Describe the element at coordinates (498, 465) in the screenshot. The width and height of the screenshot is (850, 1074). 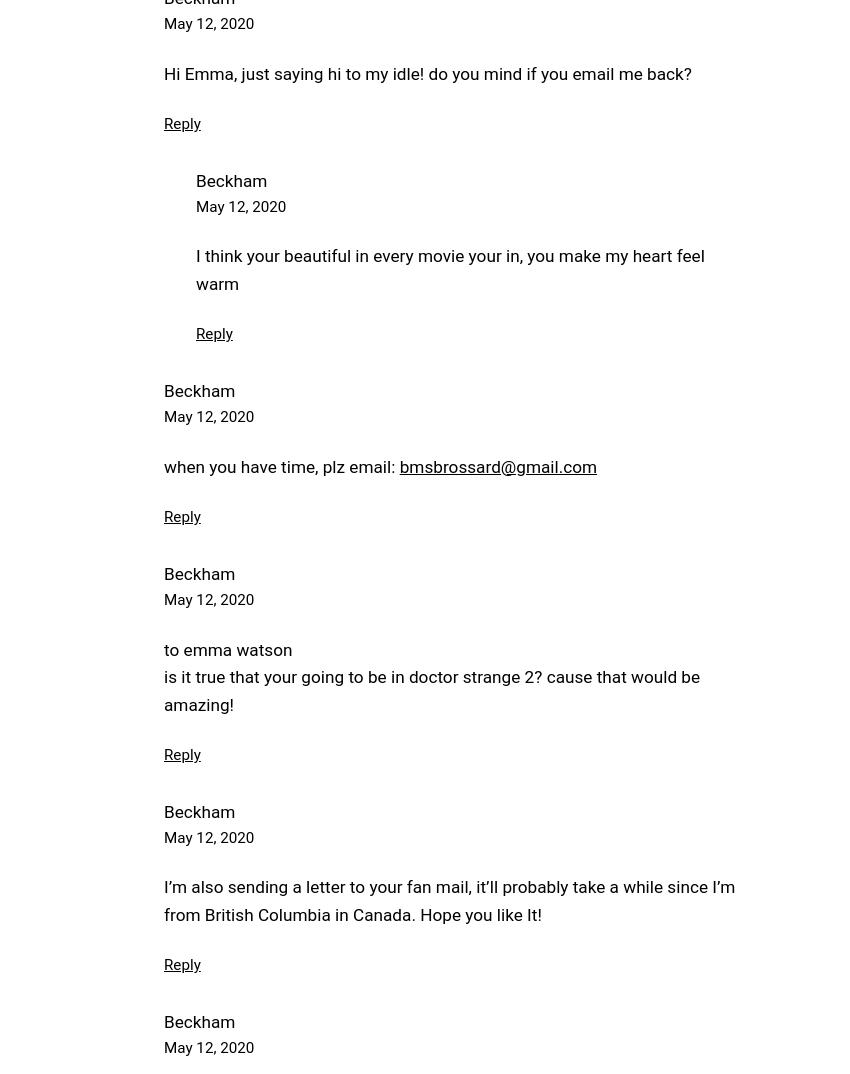
I see `'bmsbrossard@gmail.com'` at that location.